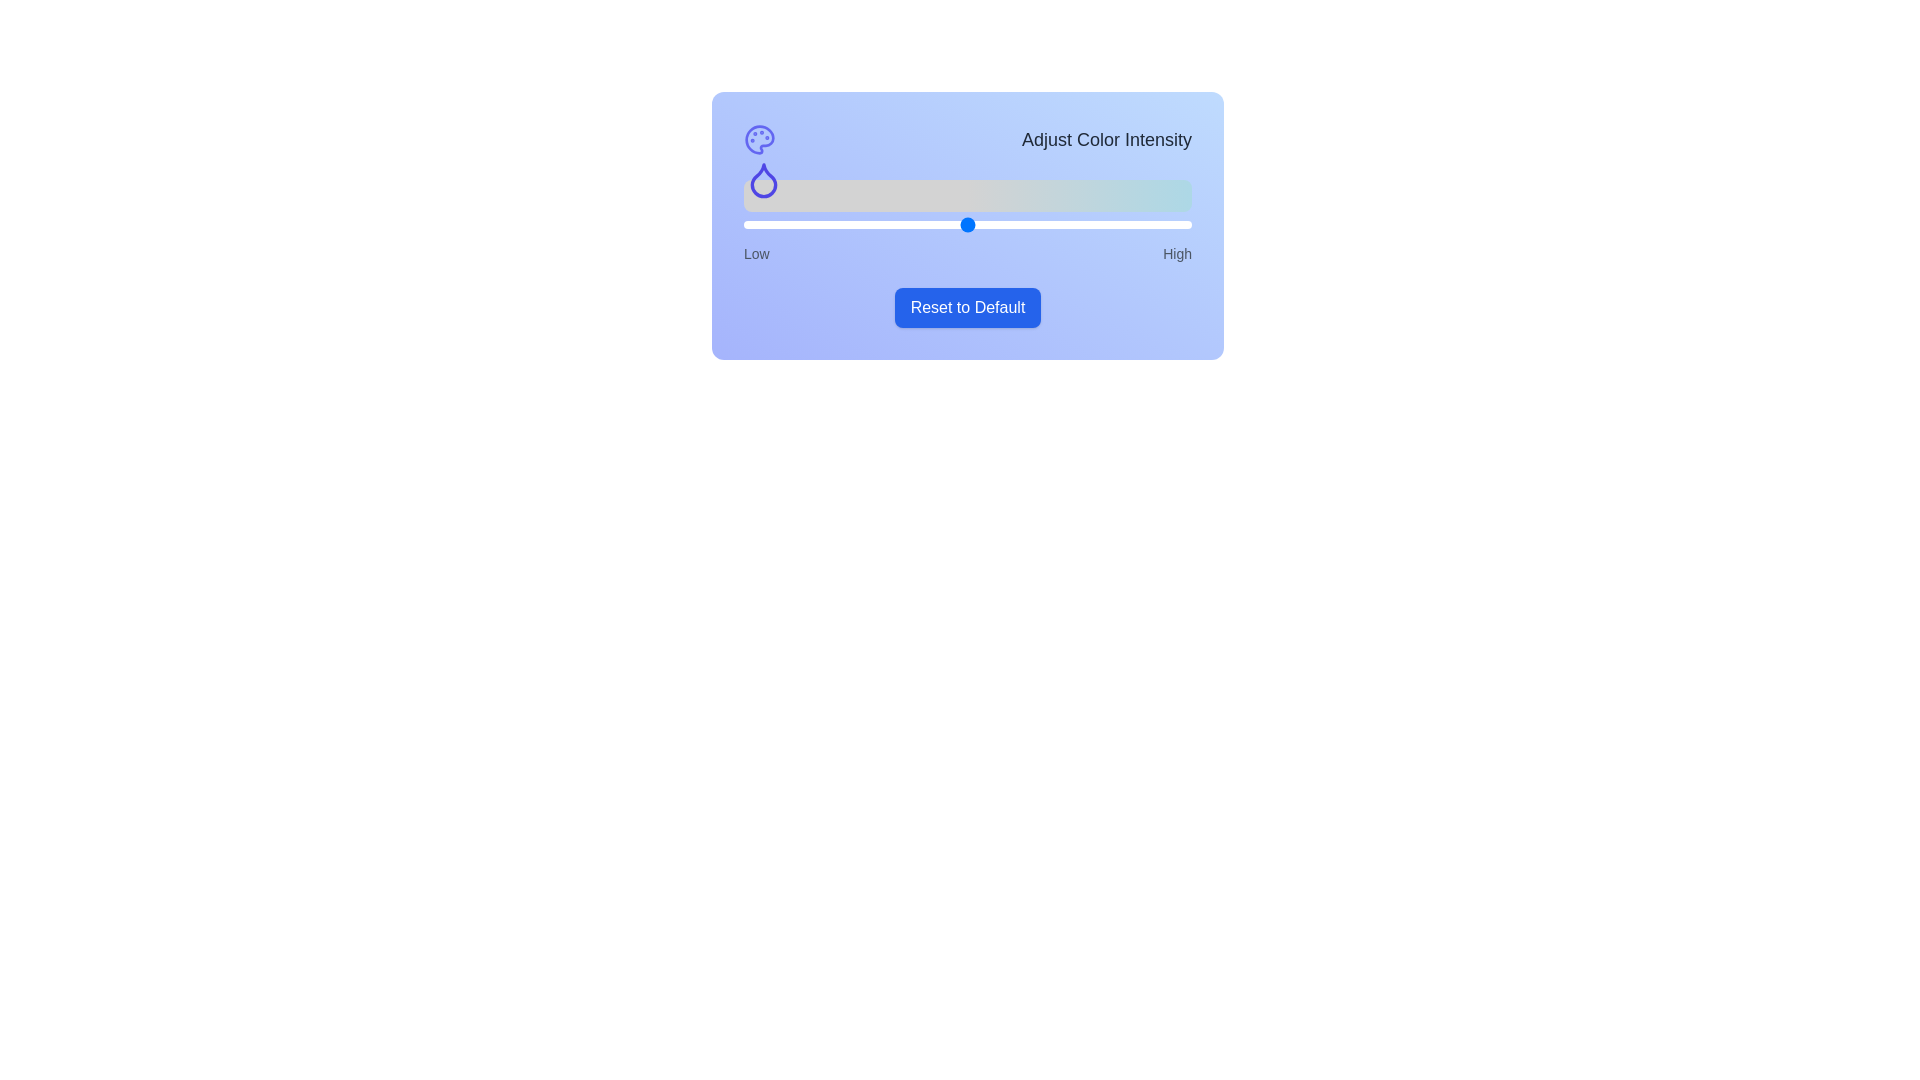 The image size is (1920, 1080). I want to click on the slider to set the color intensity to 43, so click(935, 224).